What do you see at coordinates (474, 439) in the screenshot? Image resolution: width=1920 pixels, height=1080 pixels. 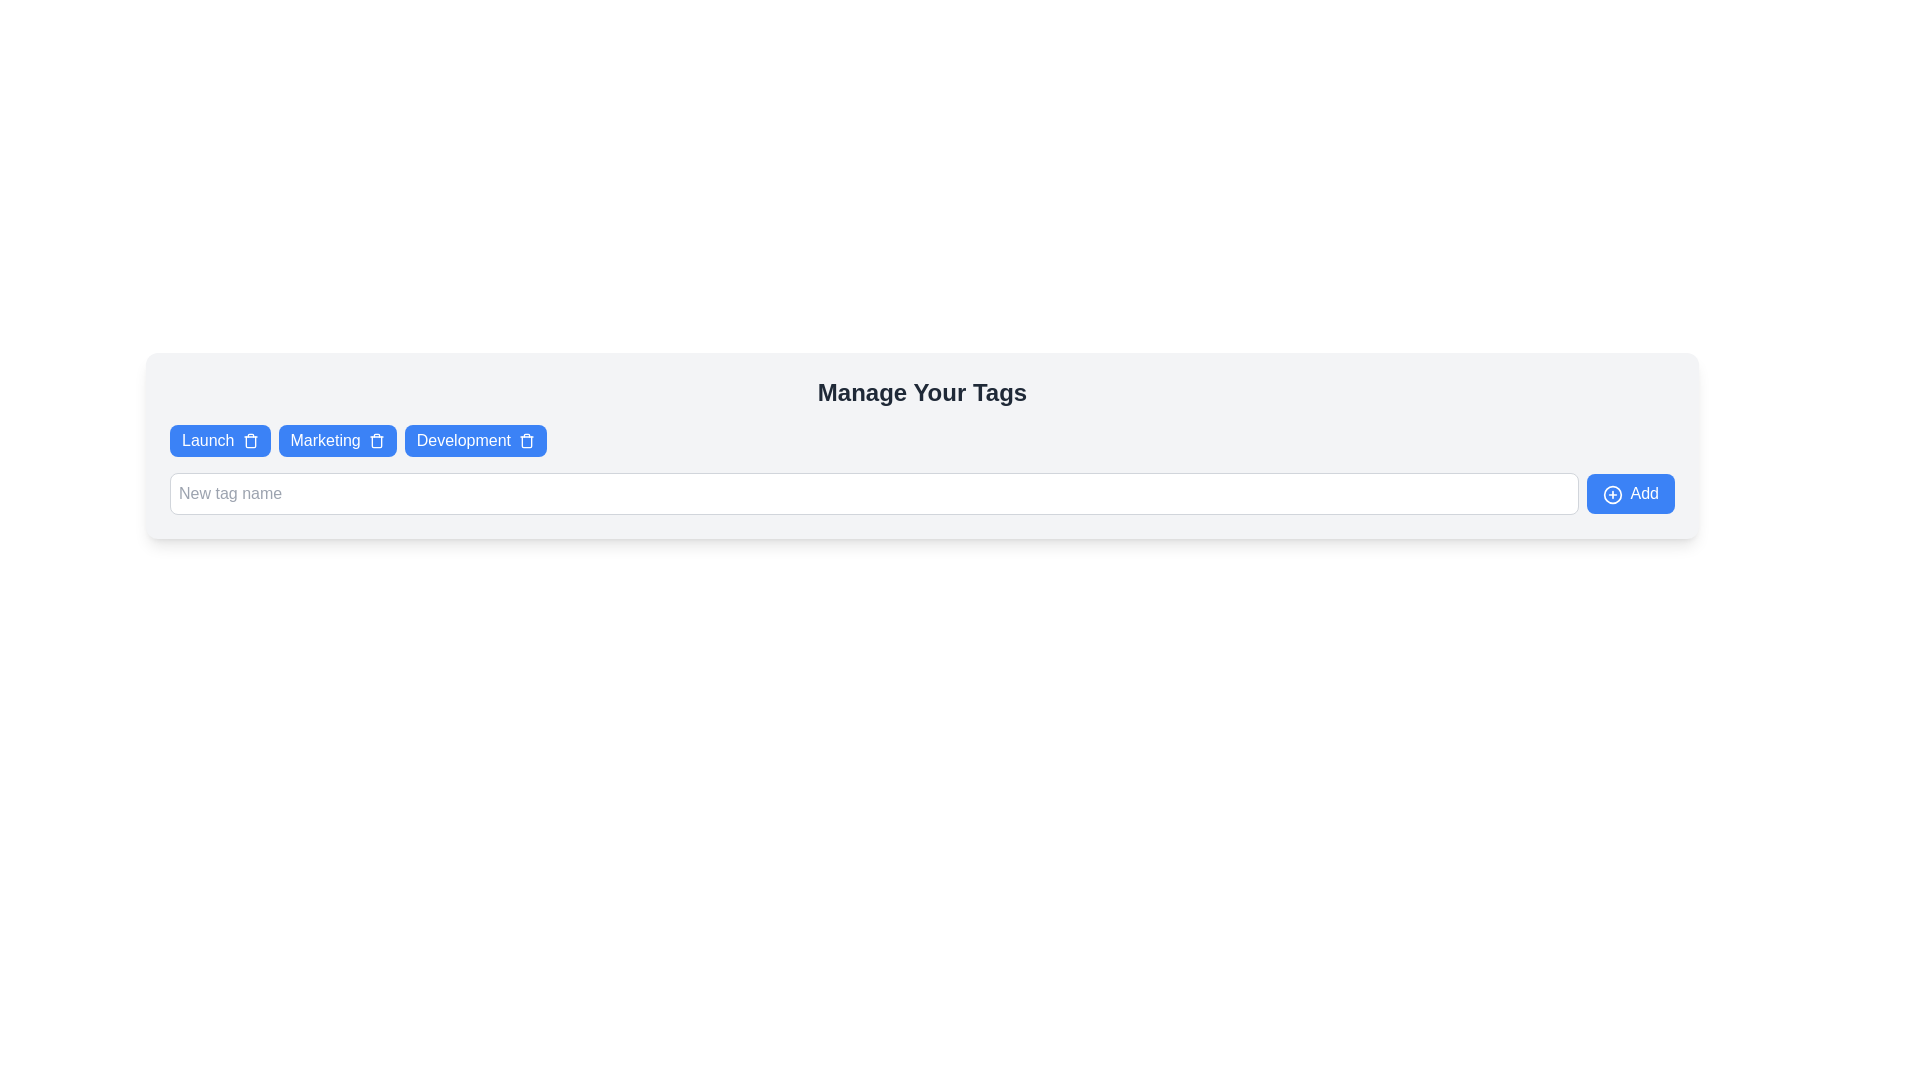 I see `the third tag in the row labeled 'Development'` at bounding box center [474, 439].